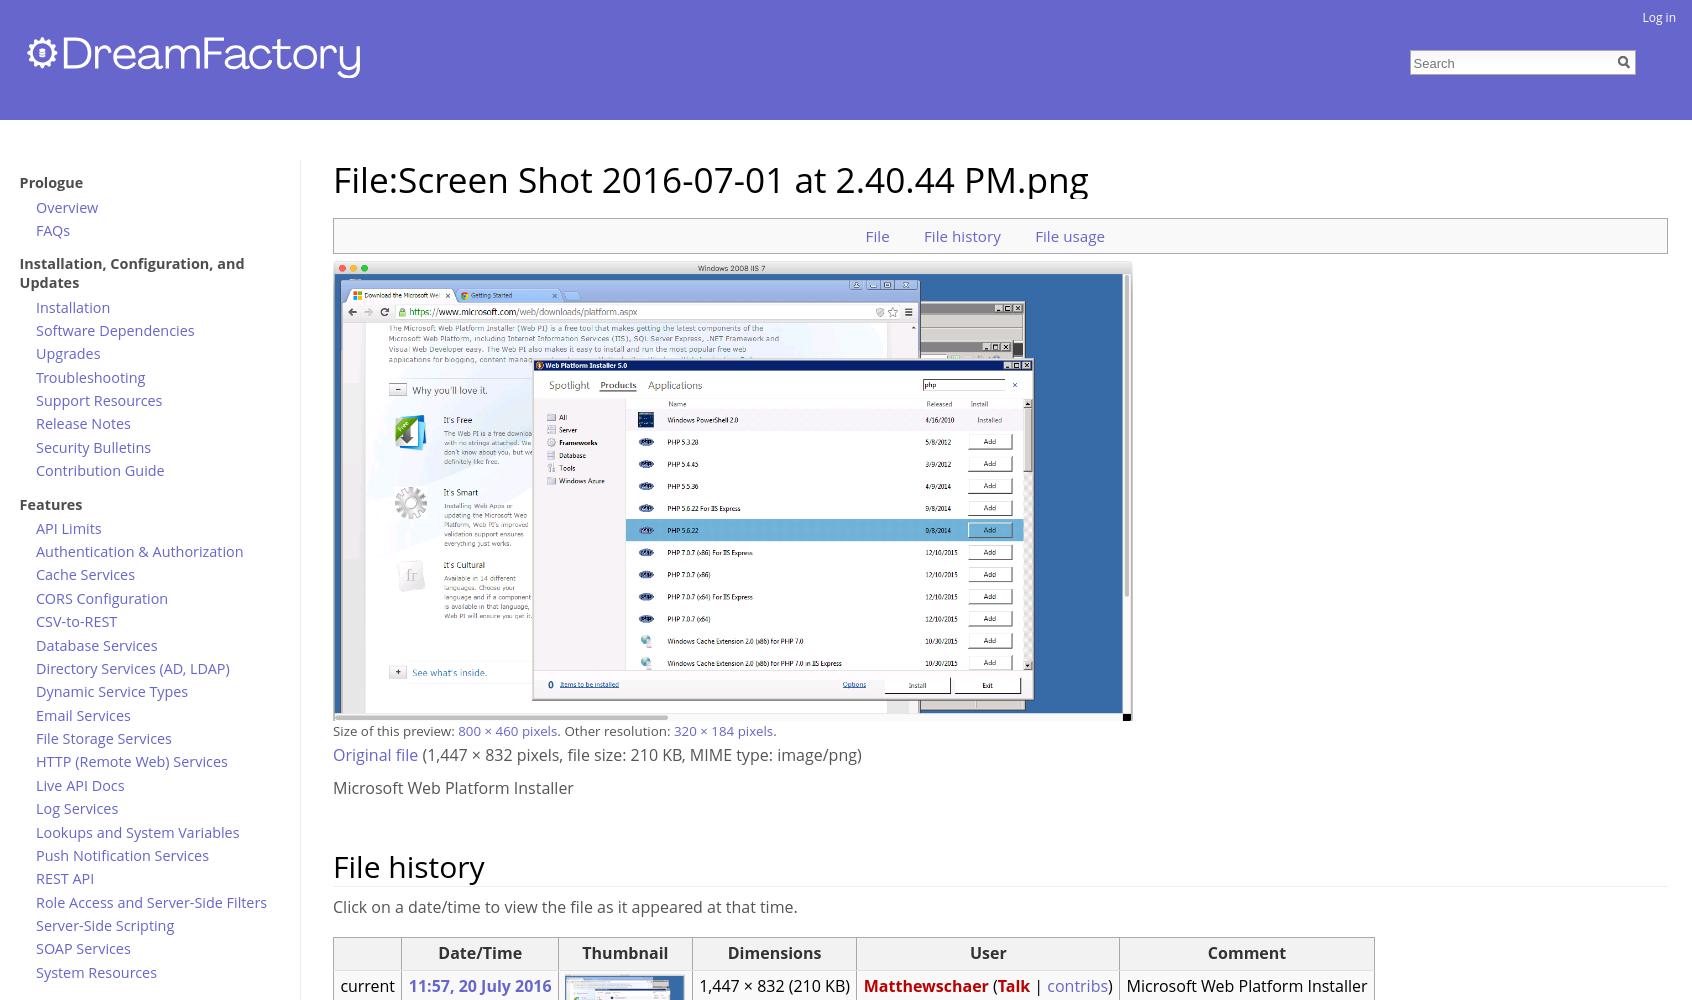 This screenshot has height=1000, width=1692. What do you see at coordinates (994, 984) in the screenshot?
I see `'('` at bounding box center [994, 984].